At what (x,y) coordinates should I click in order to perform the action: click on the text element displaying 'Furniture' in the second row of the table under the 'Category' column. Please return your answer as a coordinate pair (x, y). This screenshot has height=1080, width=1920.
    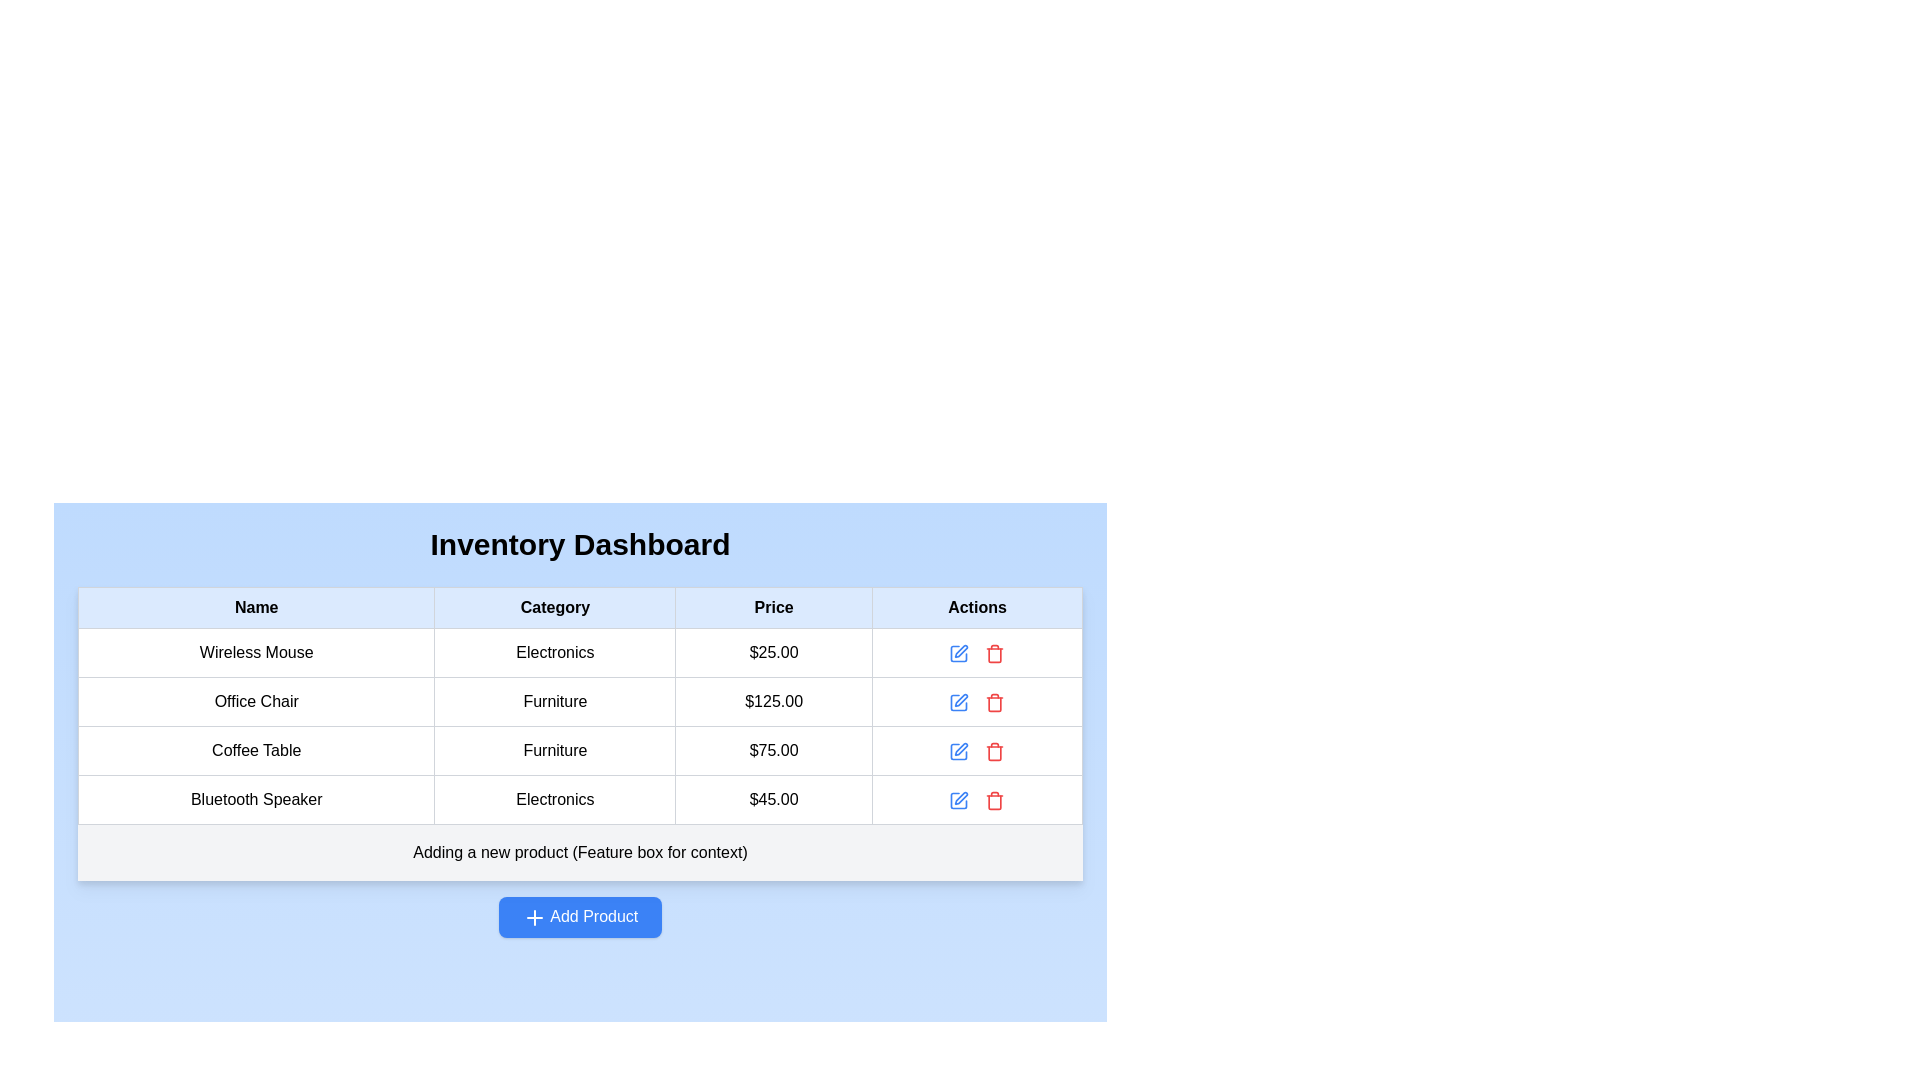
    Looking at the image, I should click on (555, 701).